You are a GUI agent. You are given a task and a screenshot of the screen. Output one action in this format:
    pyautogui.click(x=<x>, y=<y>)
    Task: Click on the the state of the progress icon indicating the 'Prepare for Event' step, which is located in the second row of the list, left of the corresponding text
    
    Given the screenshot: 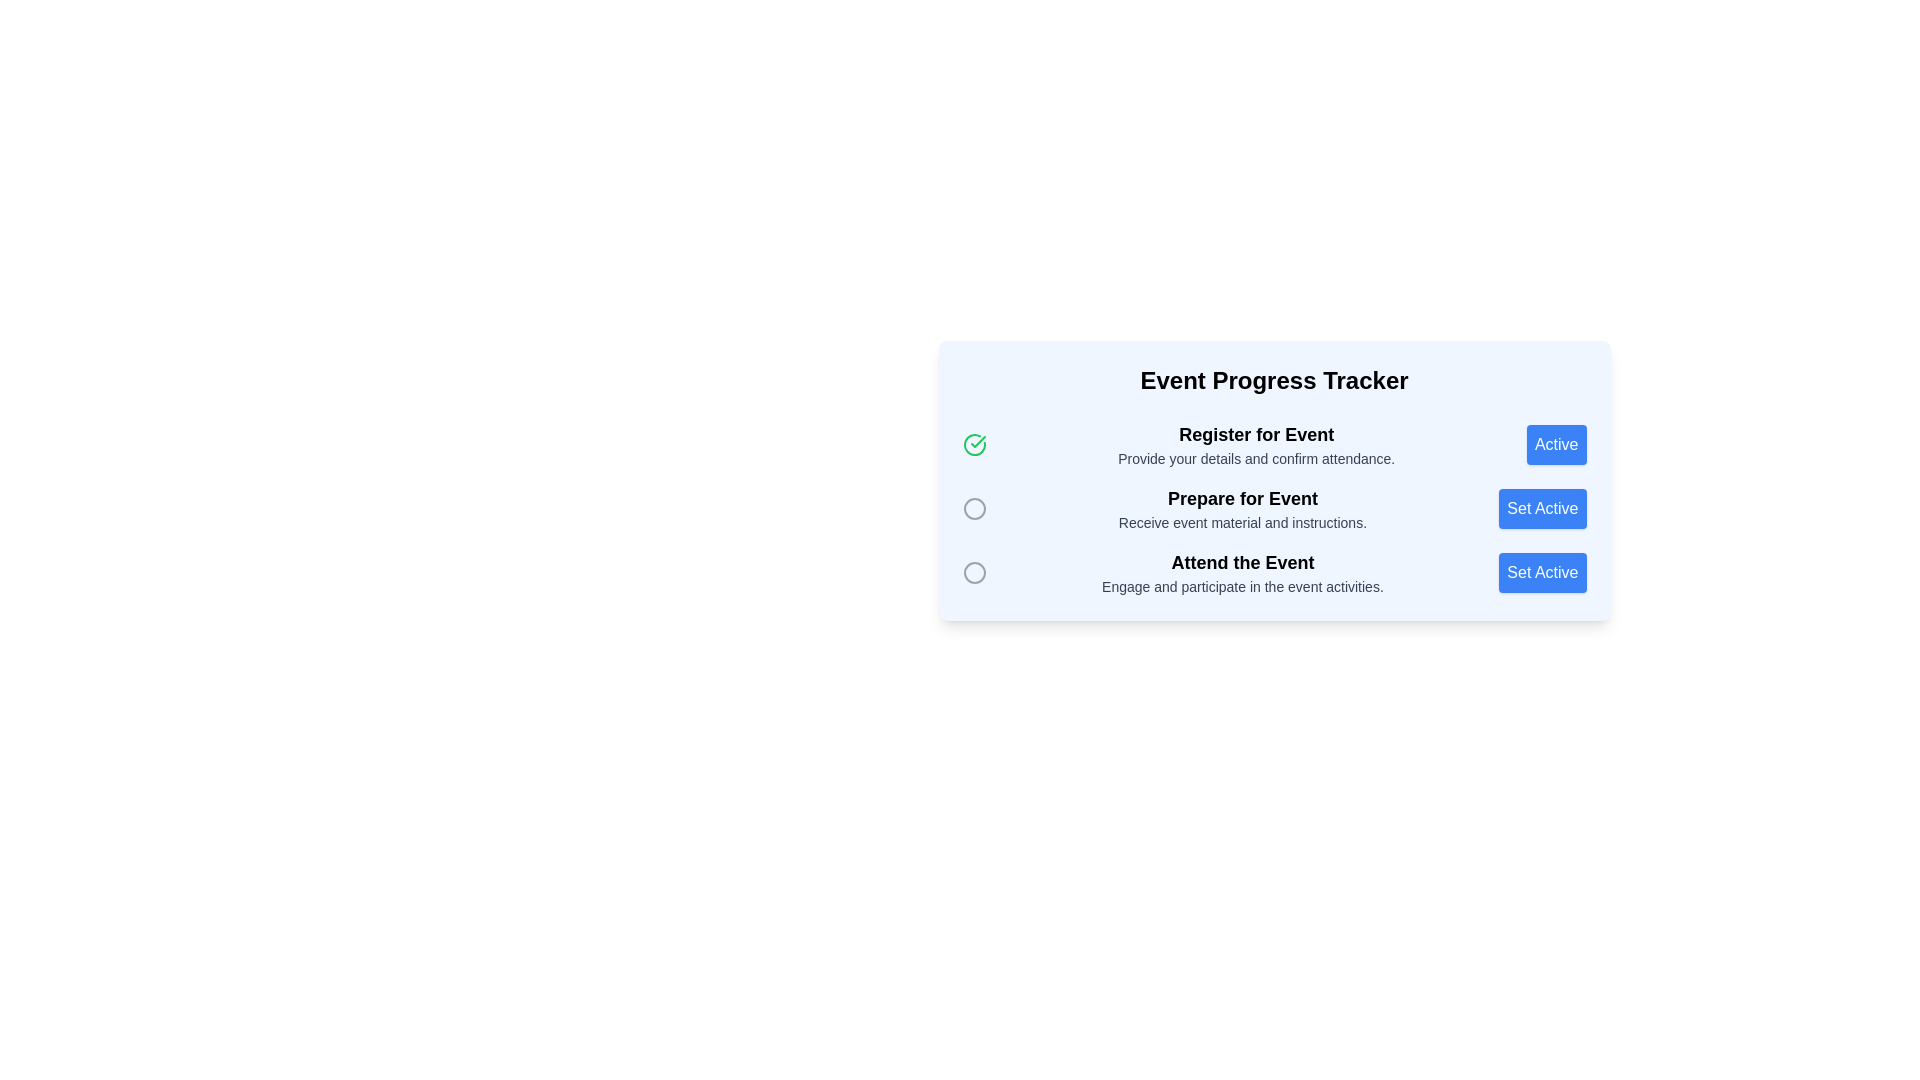 What is the action you would take?
    pyautogui.click(x=974, y=508)
    